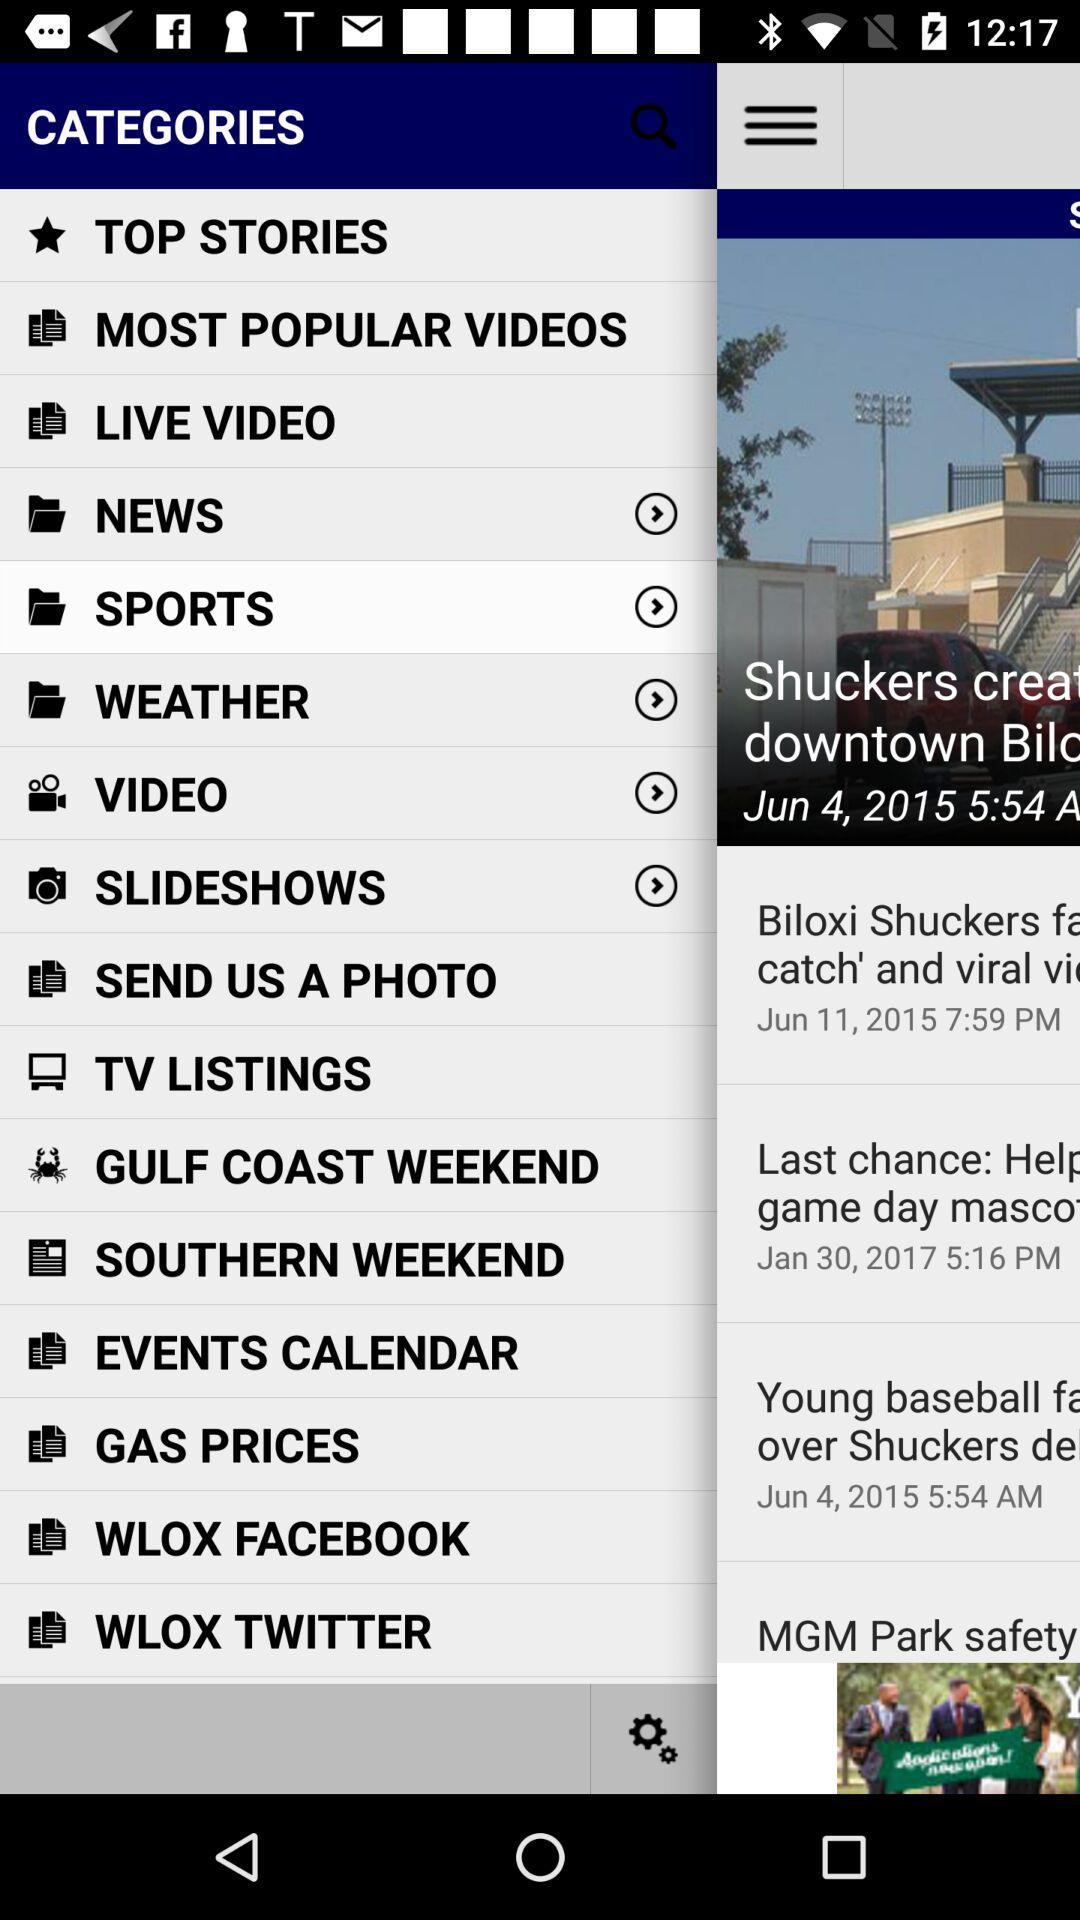 This screenshot has height=1920, width=1080. Describe the element at coordinates (654, 1737) in the screenshot. I see `the settings icon` at that location.